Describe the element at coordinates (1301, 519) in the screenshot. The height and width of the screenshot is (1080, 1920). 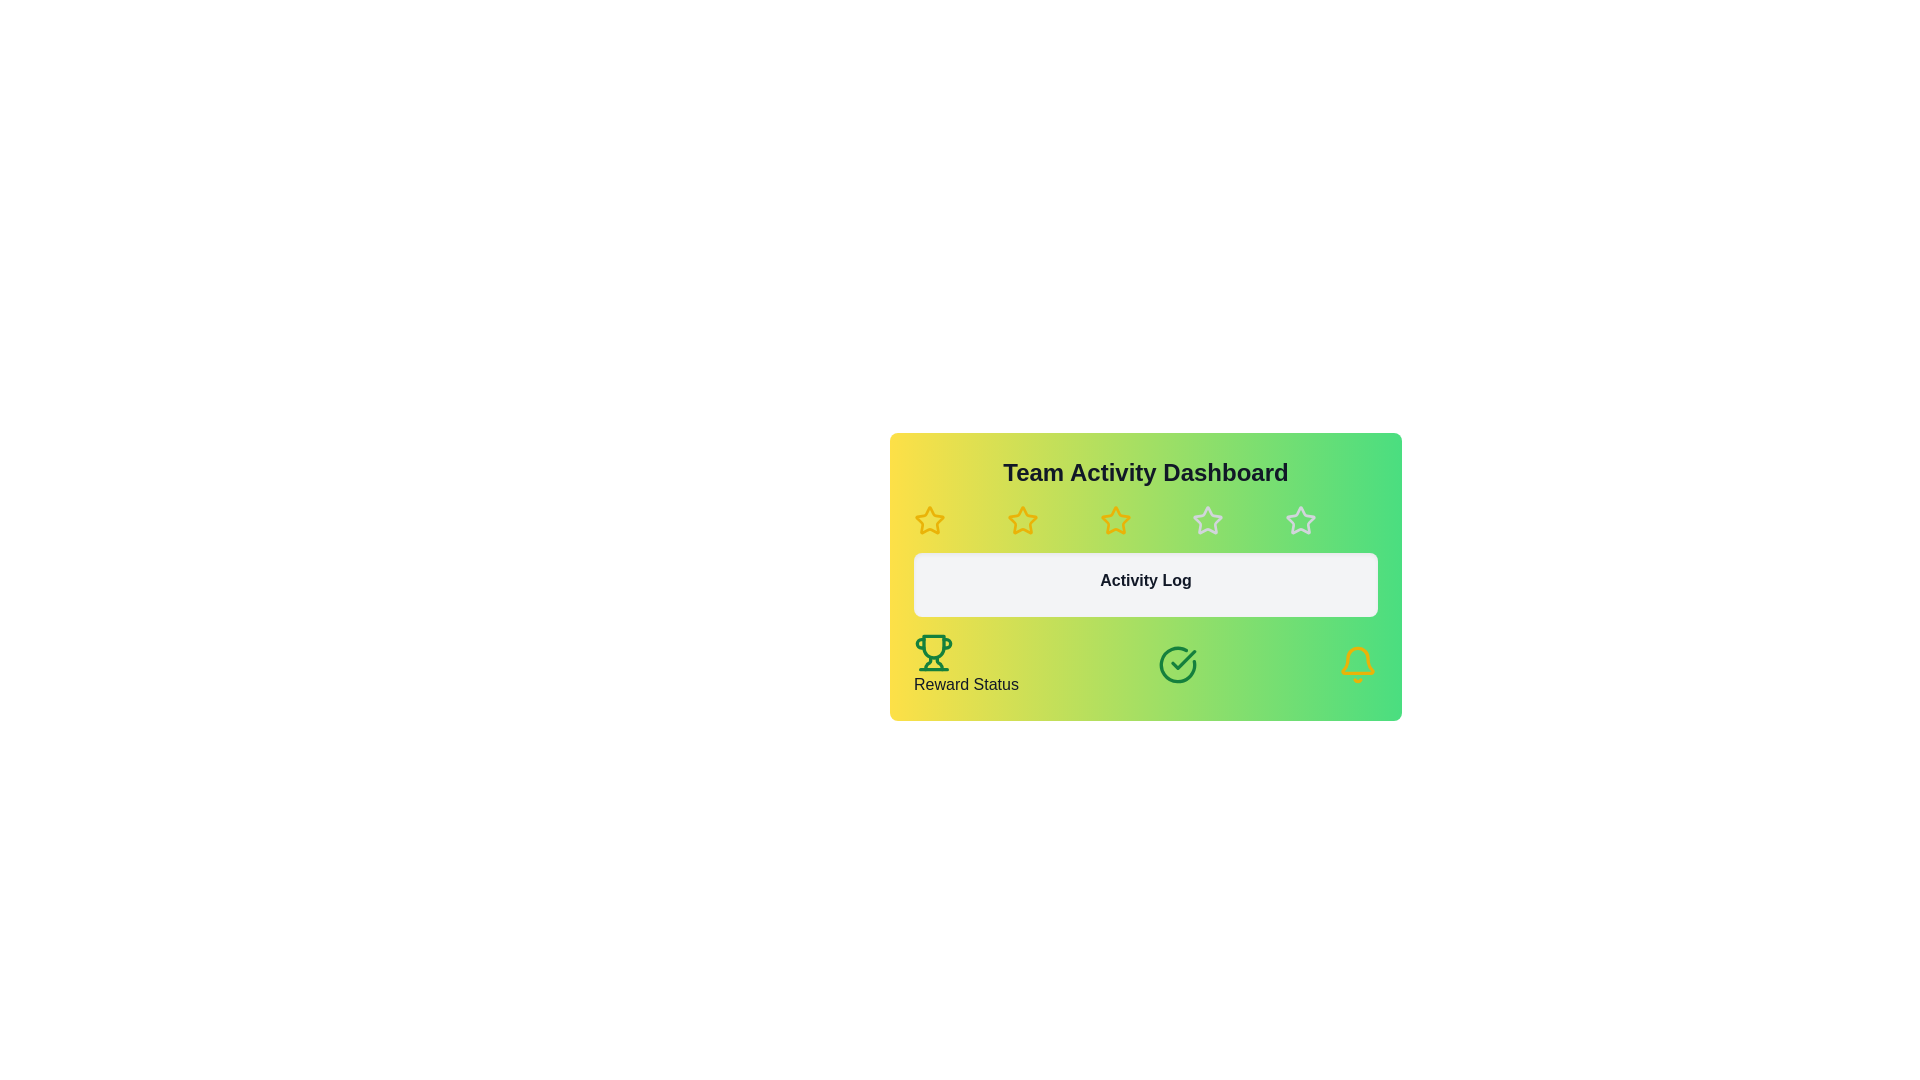
I see `the fifth star icon in the row of five star icons on the green-gradient dashboard panel` at that location.